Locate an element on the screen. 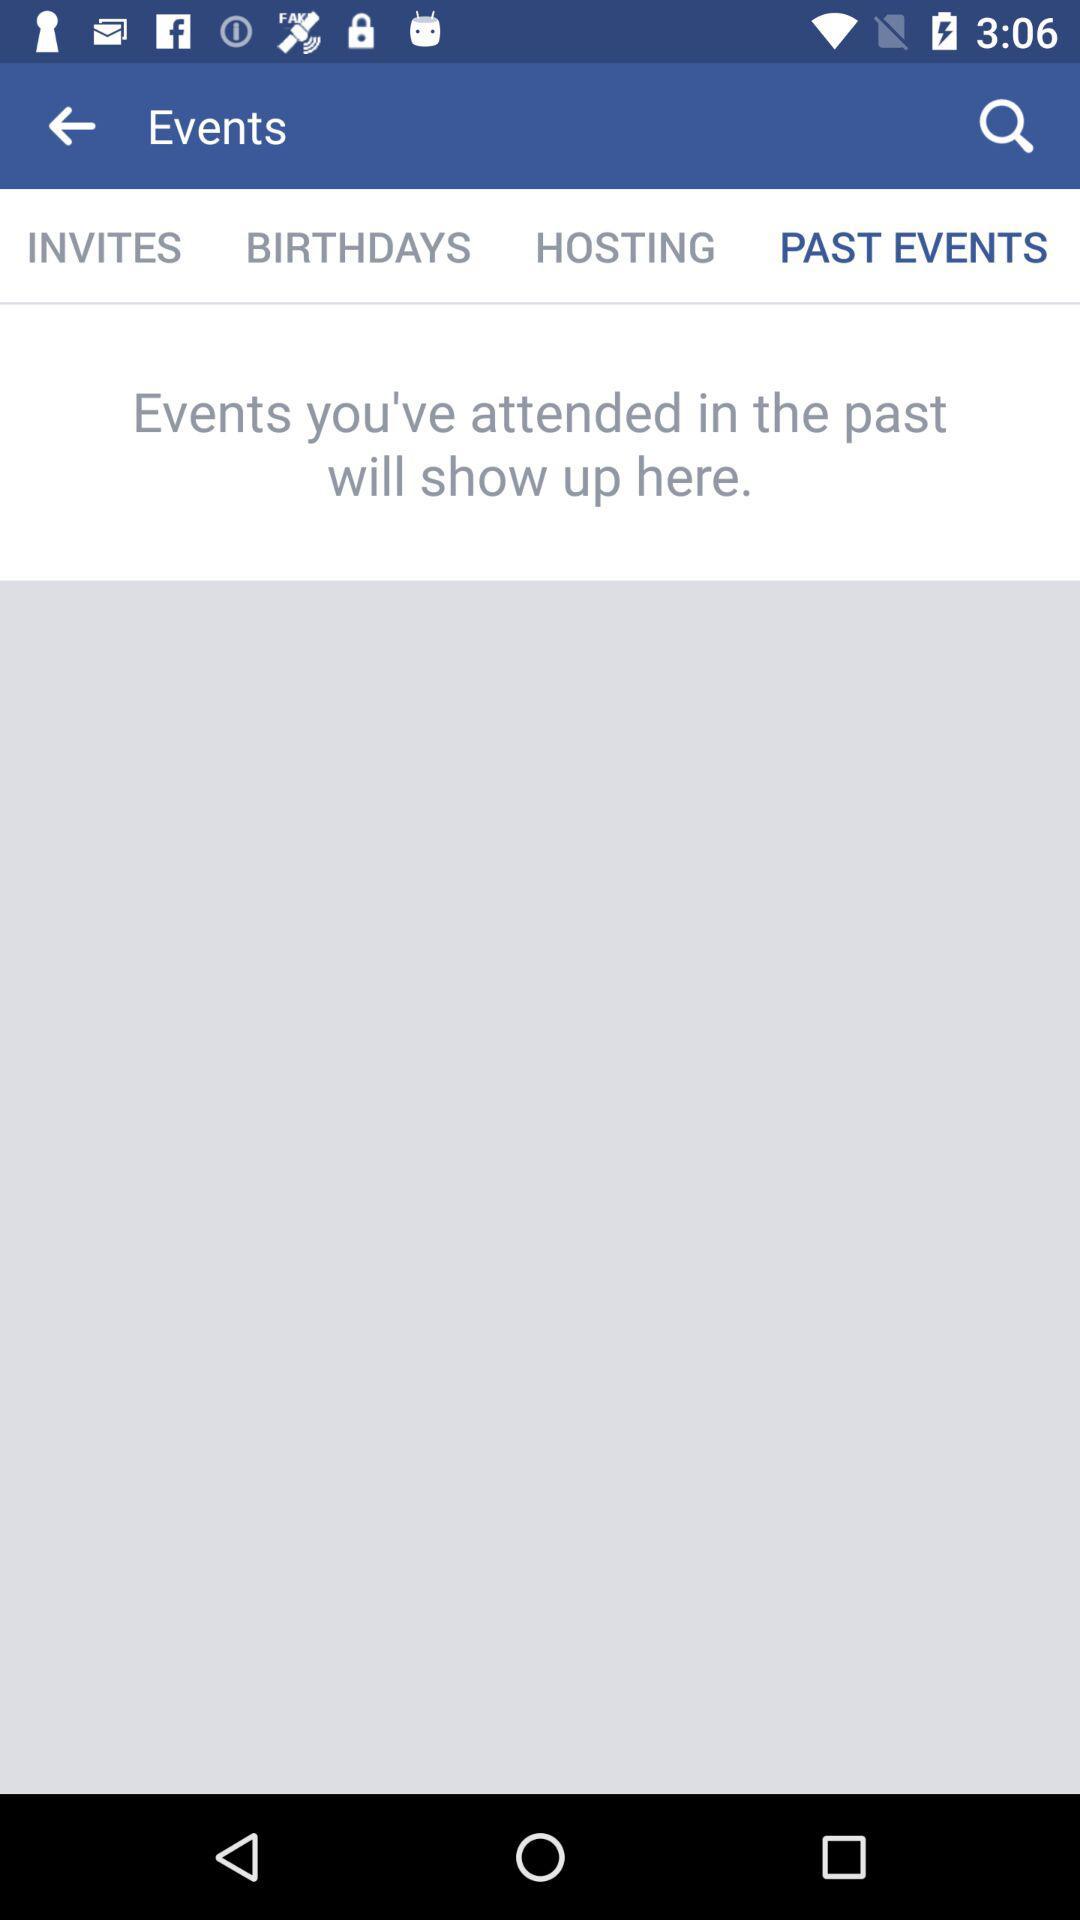  invites icon is located at coordinates (106, 245).